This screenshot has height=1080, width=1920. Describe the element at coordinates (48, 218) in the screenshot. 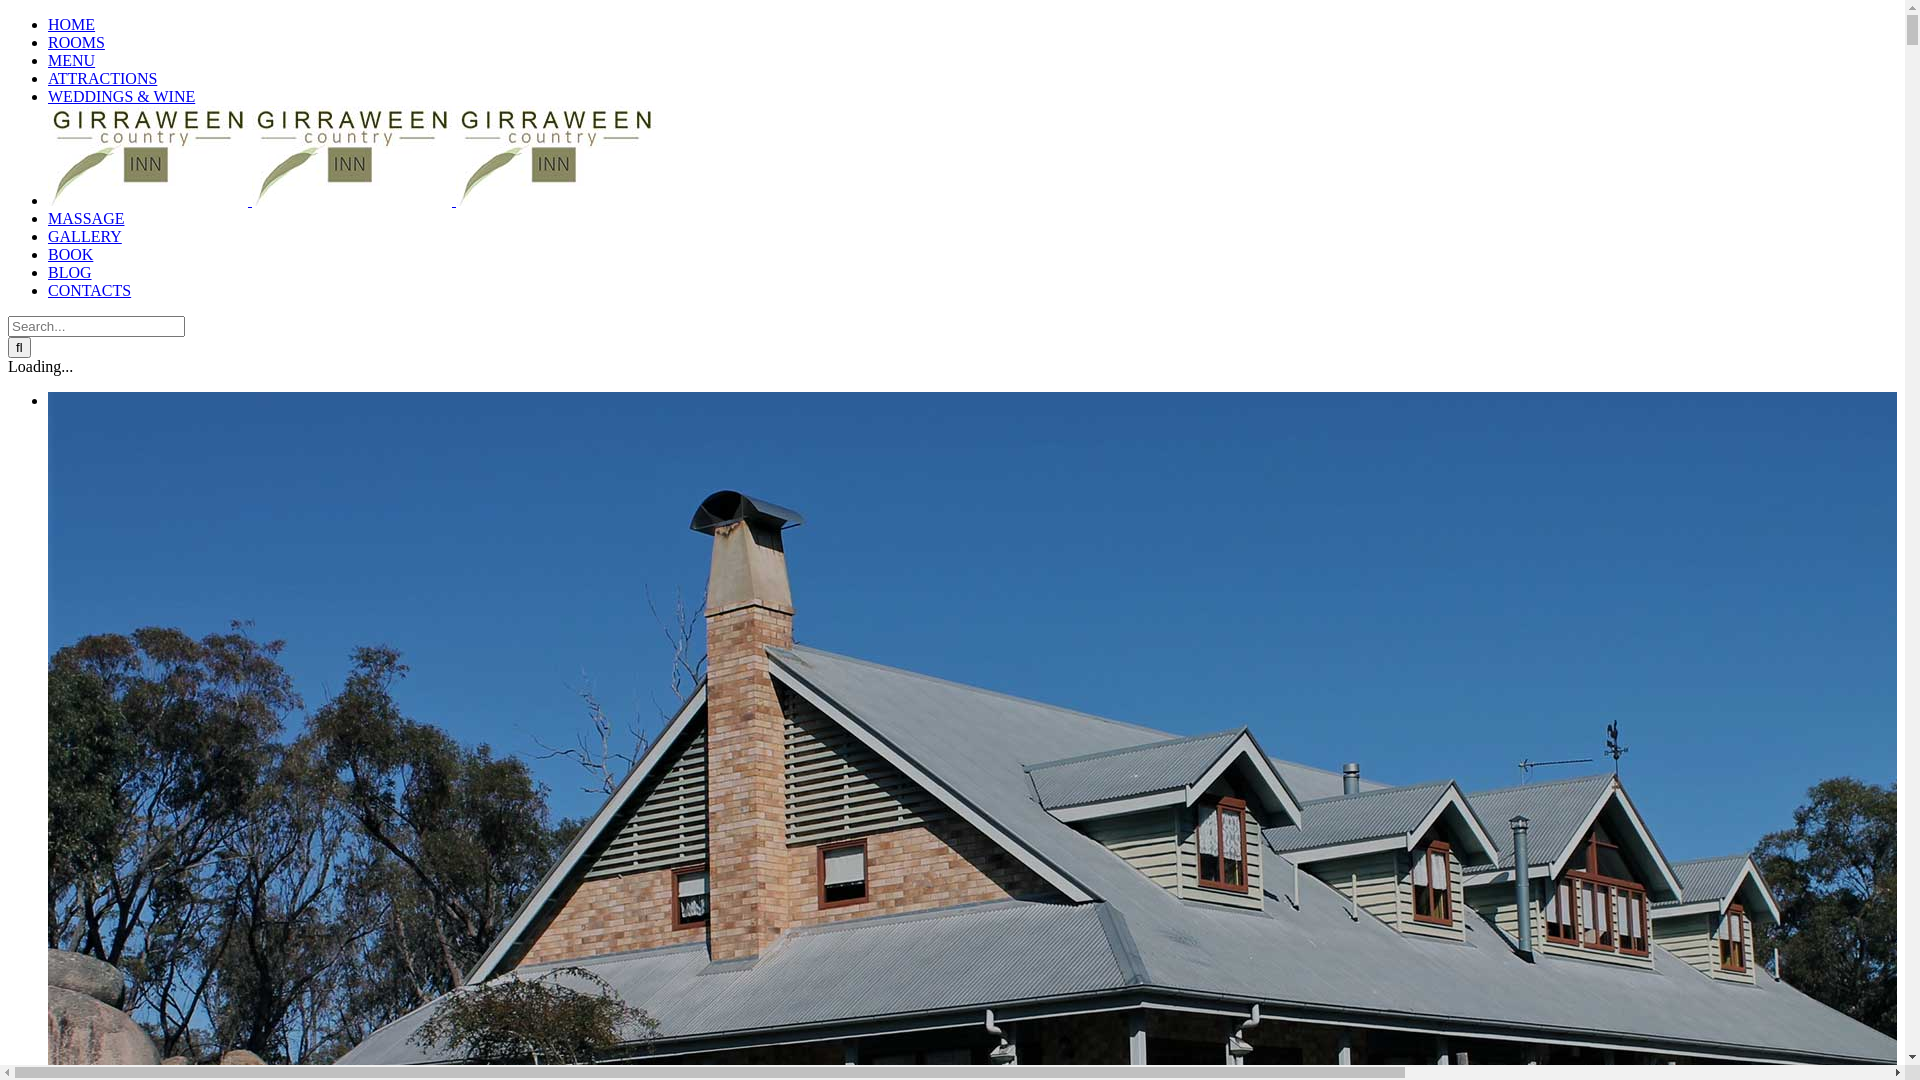

I see `'MASSAGE'` at that location.